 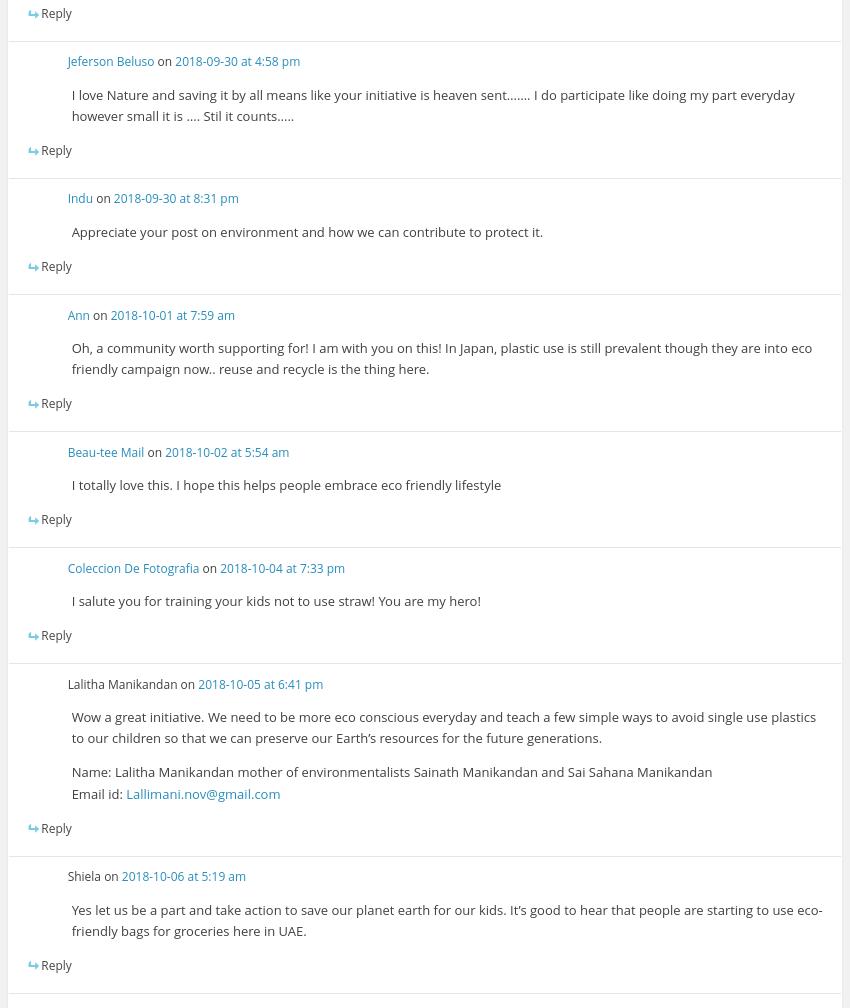 I want to click on 'Ann', so click(x=78, y=314).